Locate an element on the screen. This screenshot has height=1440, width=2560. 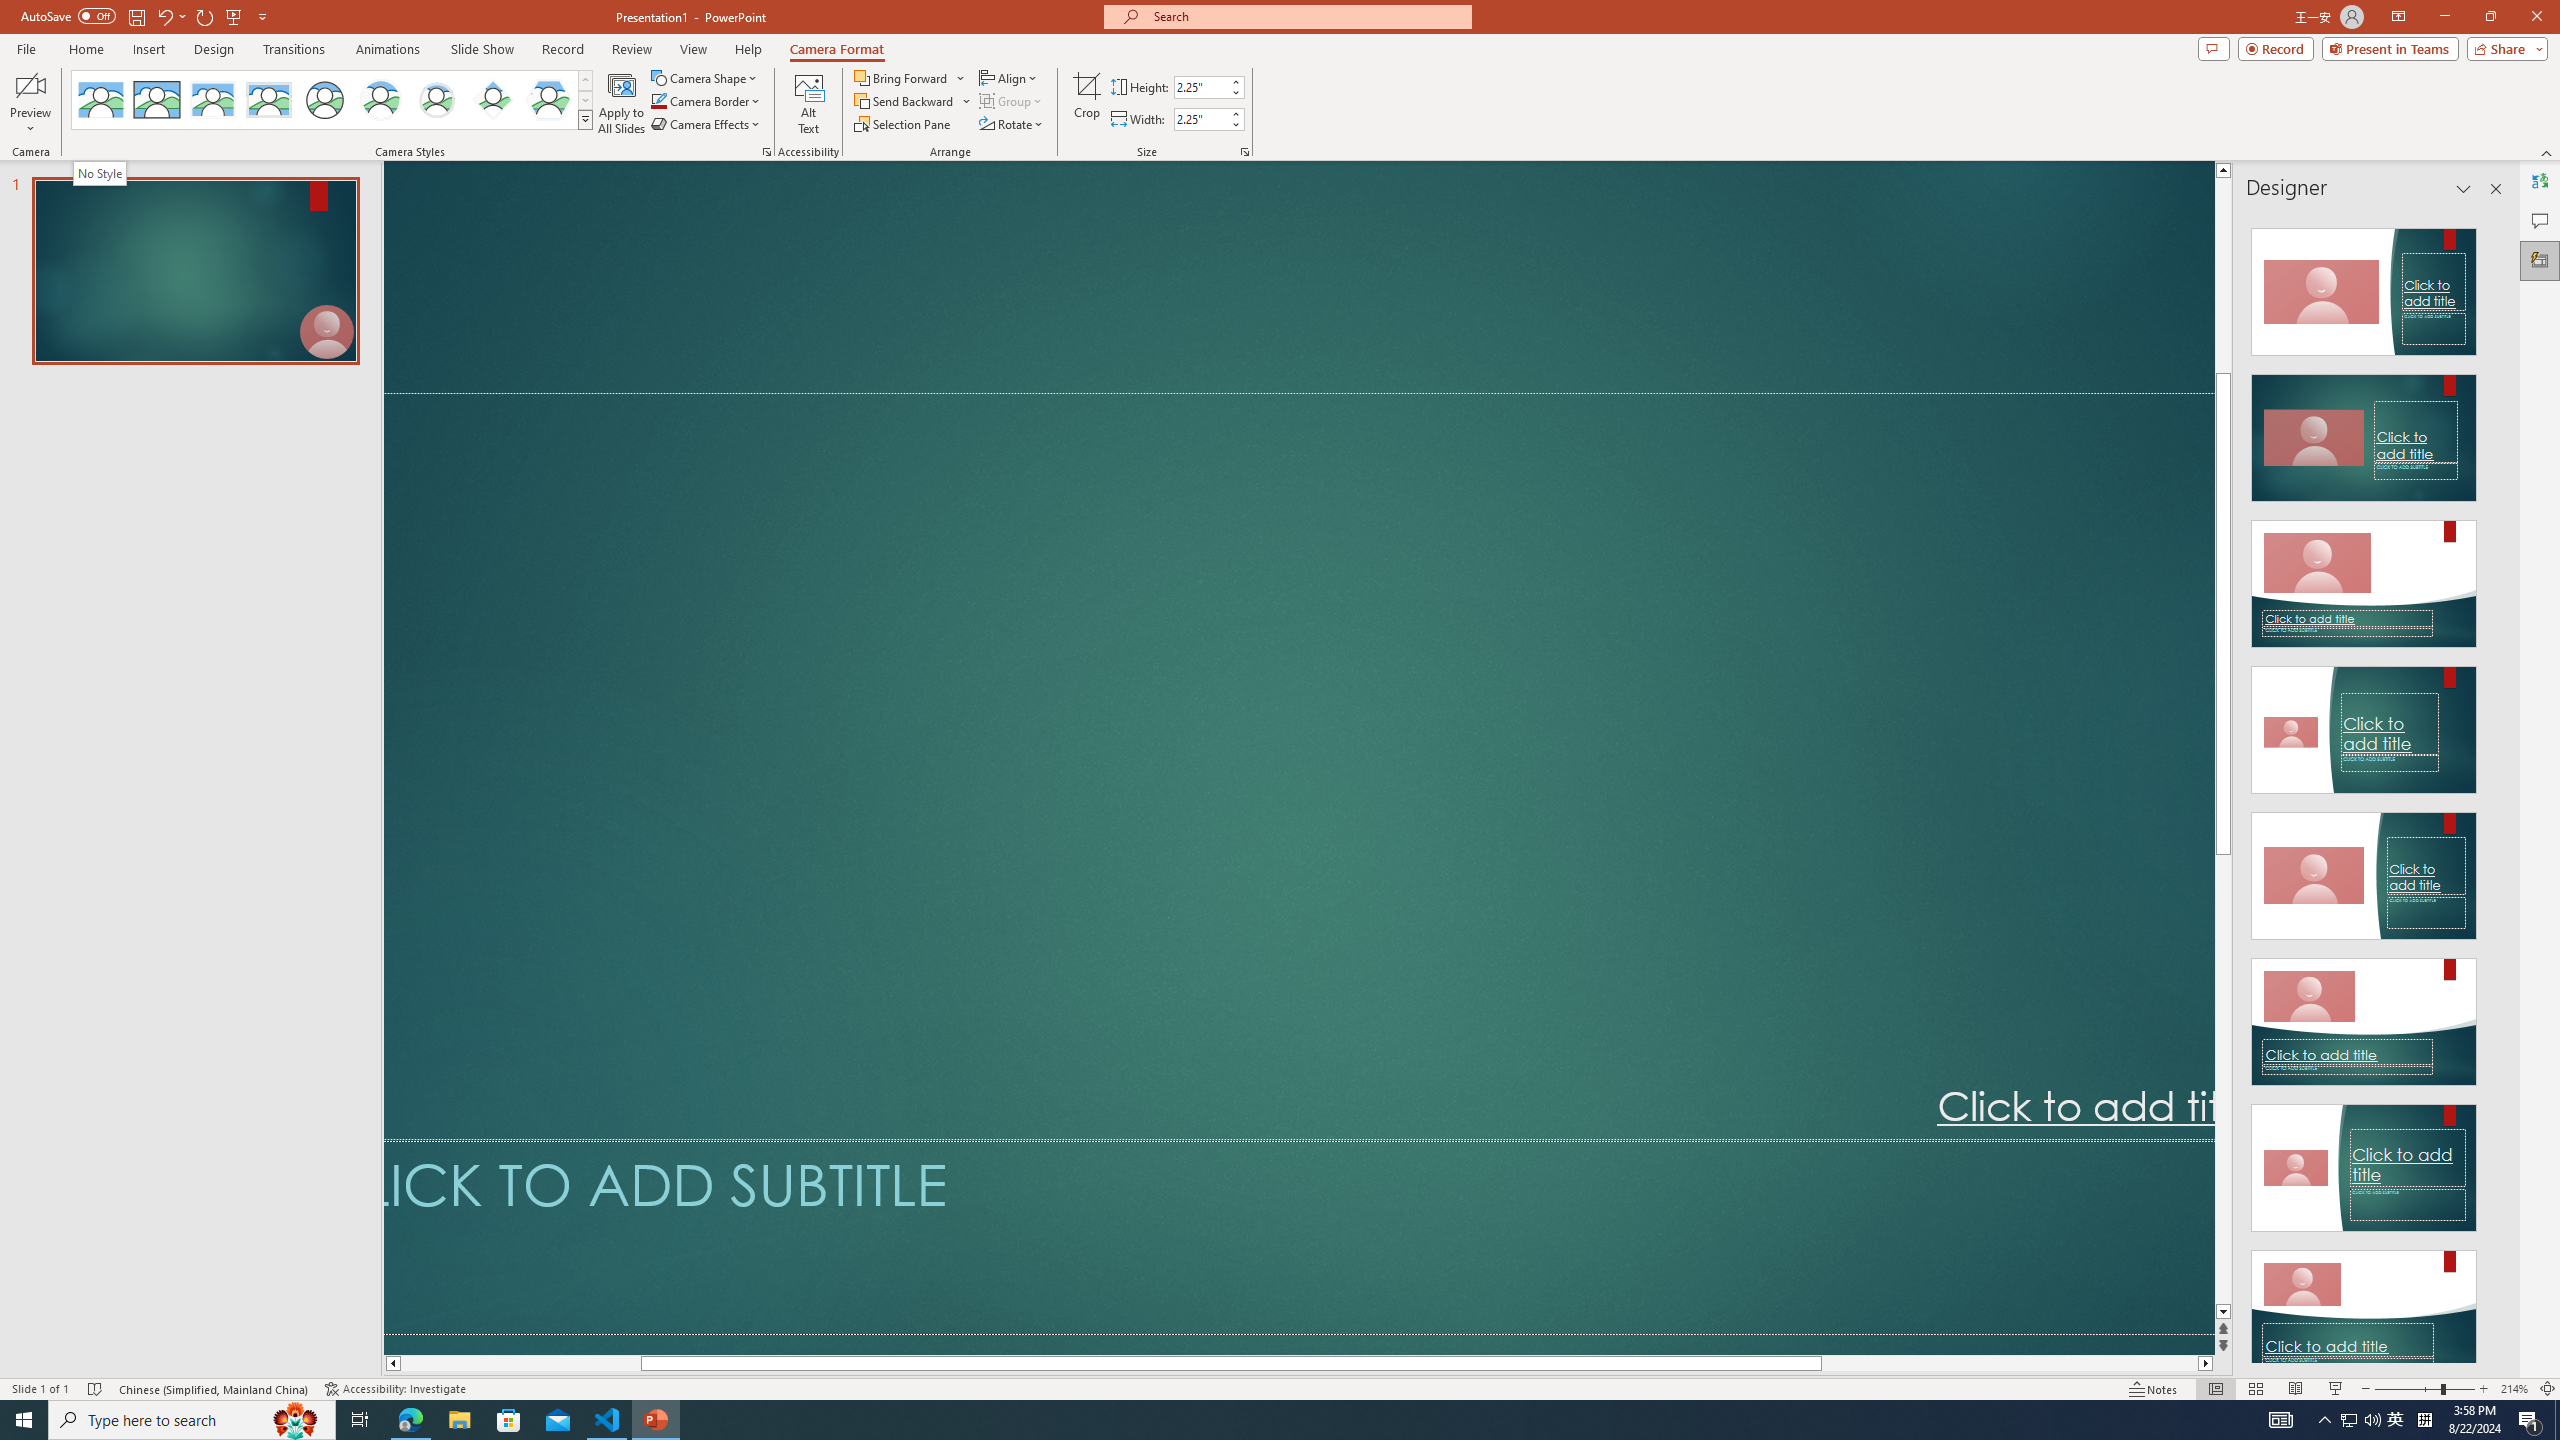
'Simple Frame Circle' is located at coordinates (325, 99).